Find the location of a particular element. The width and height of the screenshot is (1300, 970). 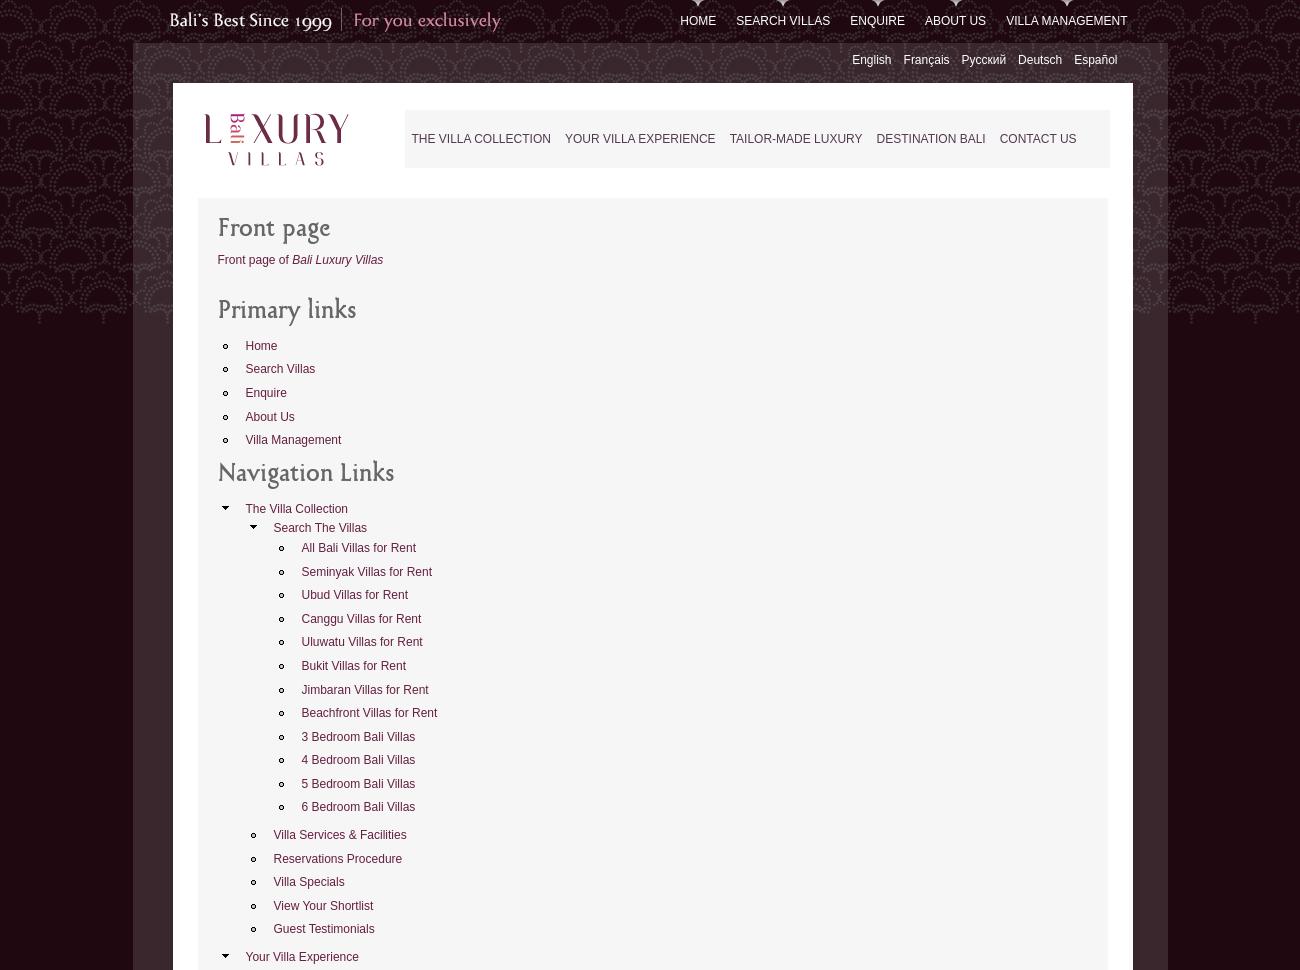

'Ubud Villas for Rent' is located at coordinates (353, 594).